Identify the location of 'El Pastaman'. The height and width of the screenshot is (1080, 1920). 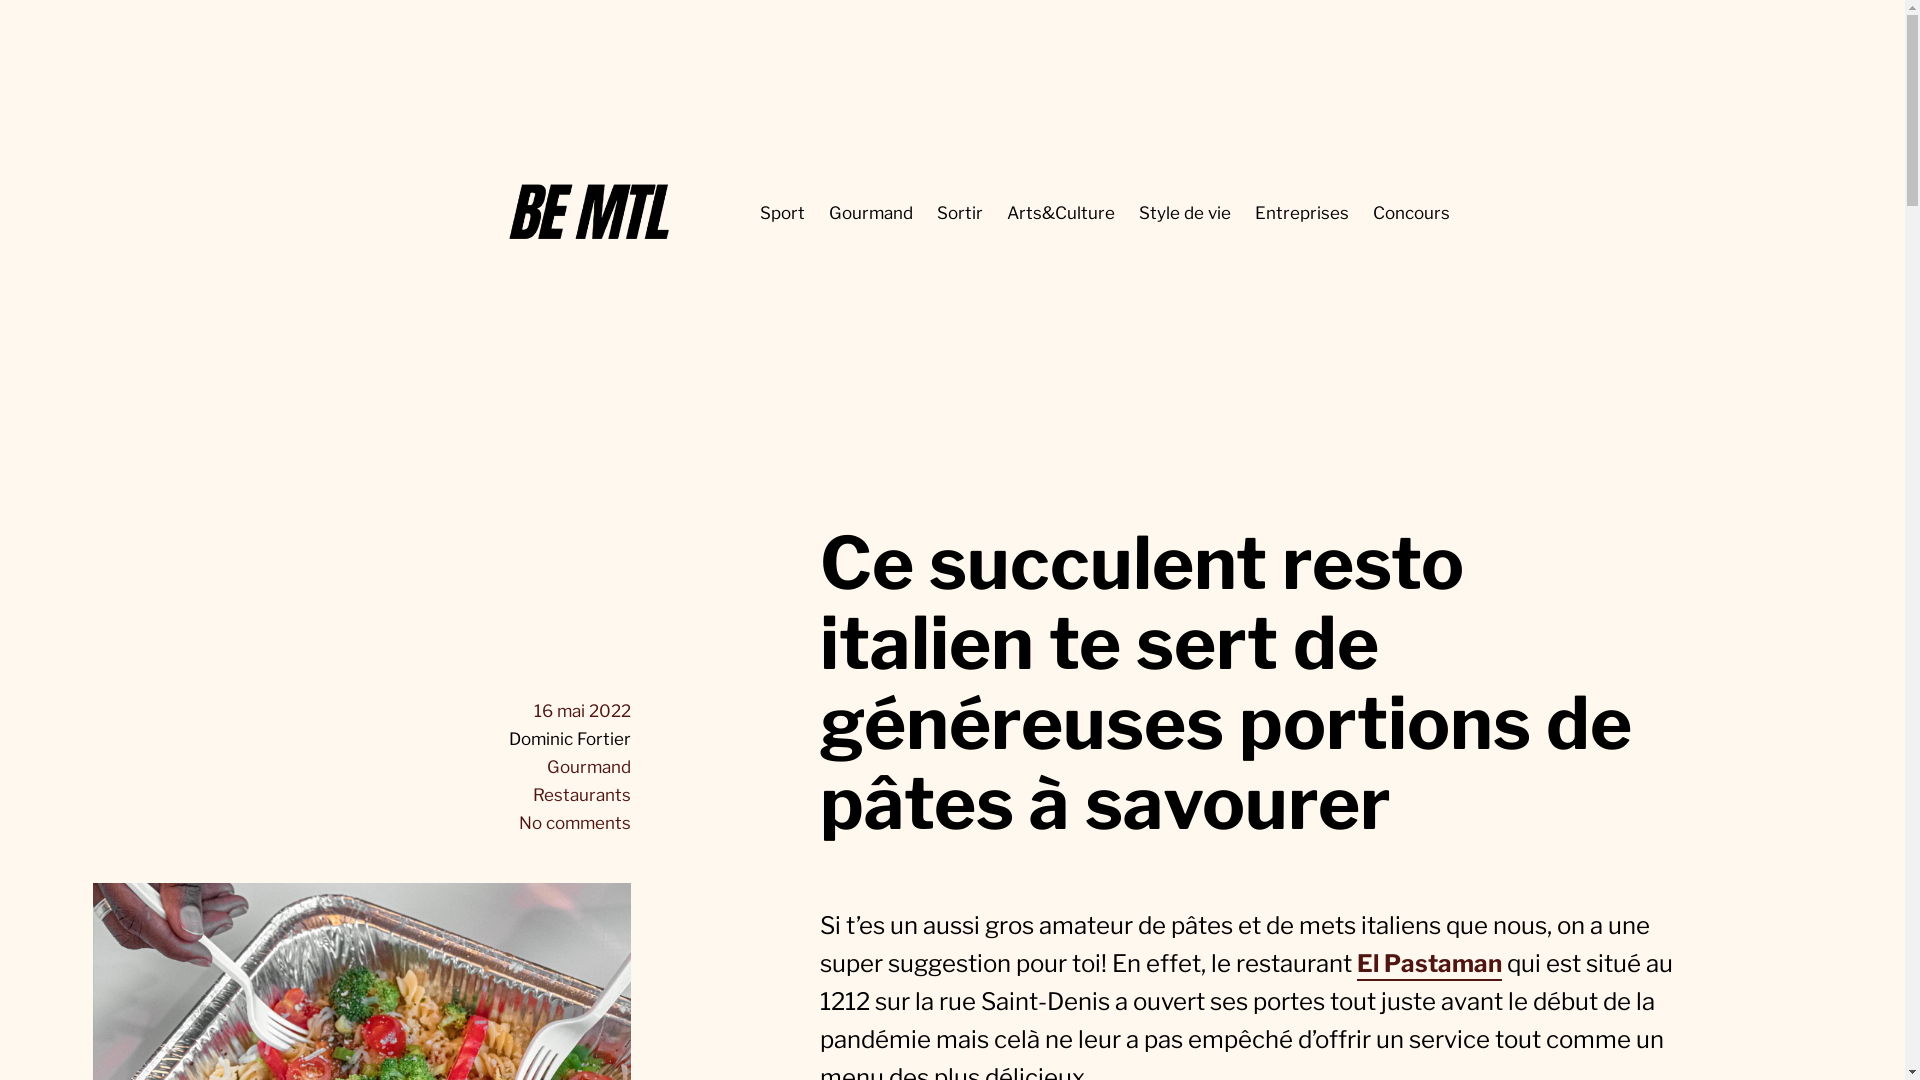
(1428, 962).